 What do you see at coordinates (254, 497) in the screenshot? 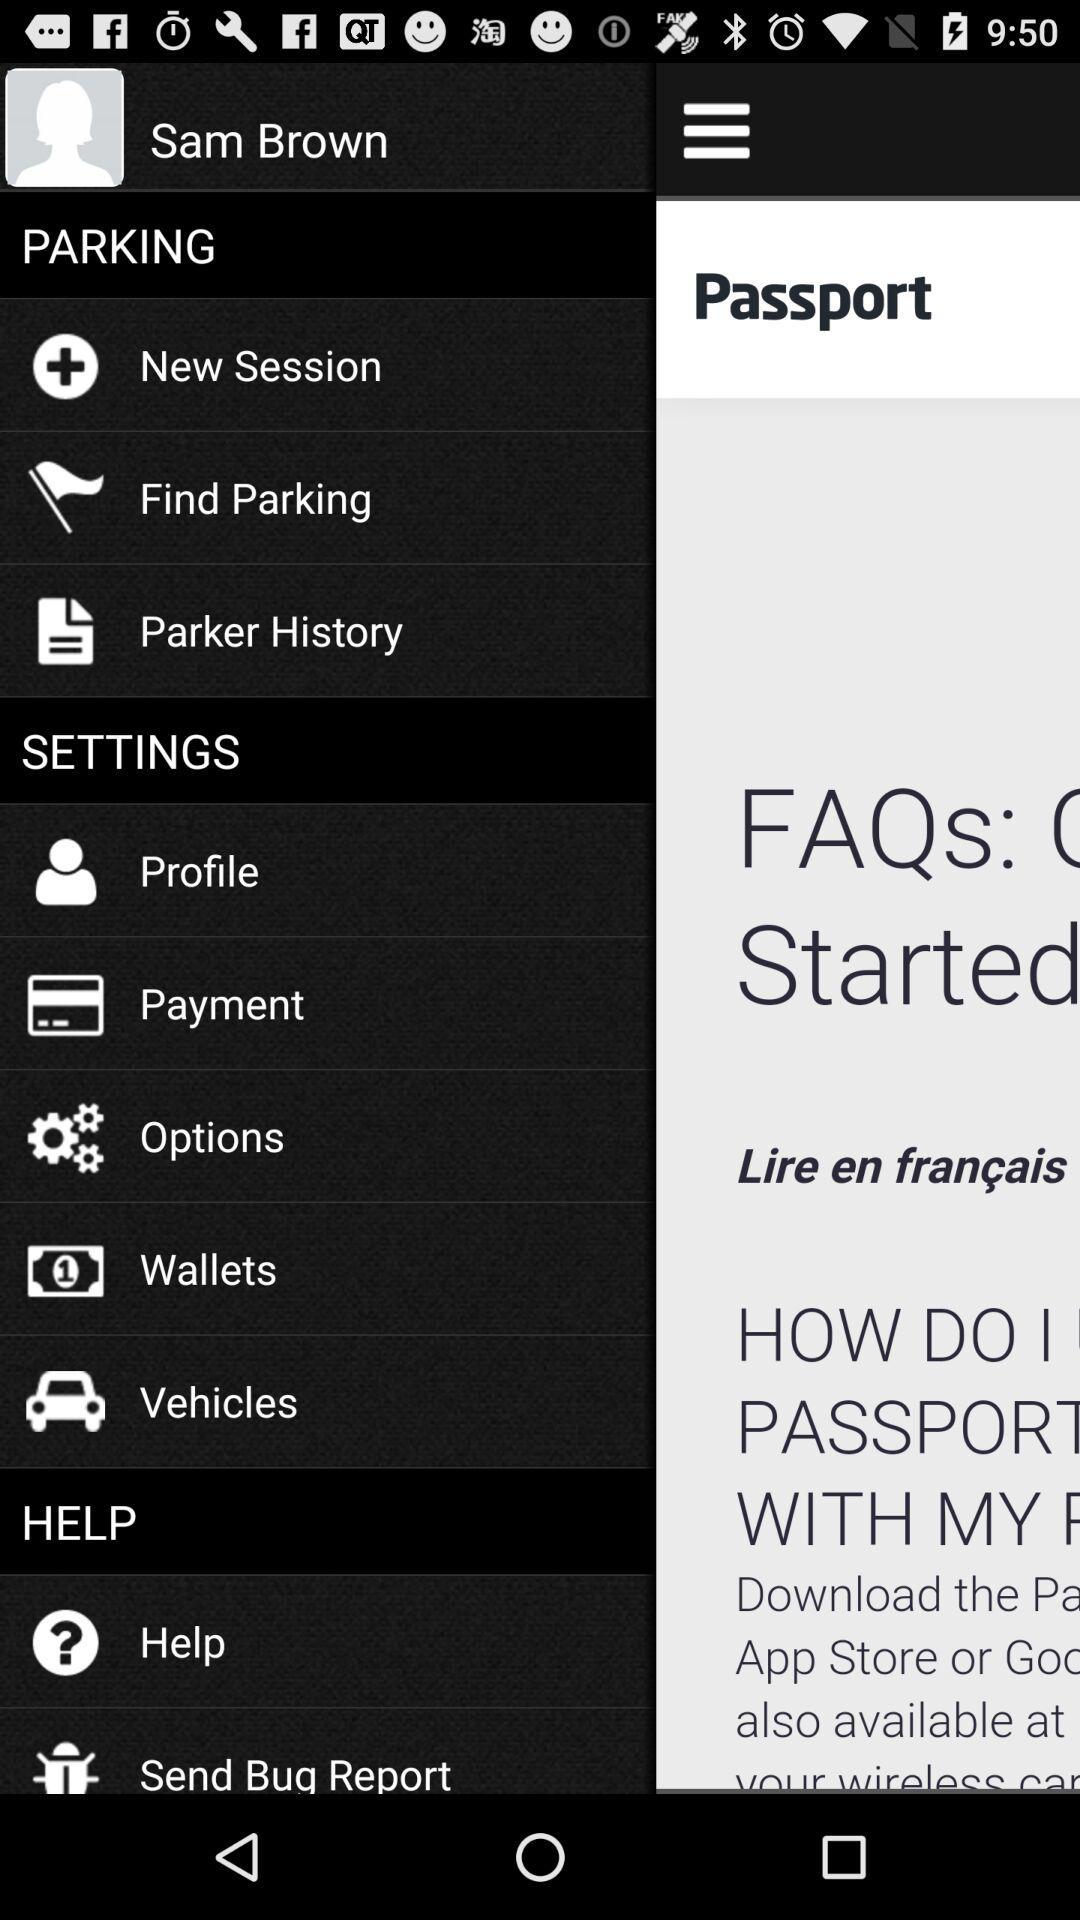
I see `find parking icon` at bounding box center [254, 497].